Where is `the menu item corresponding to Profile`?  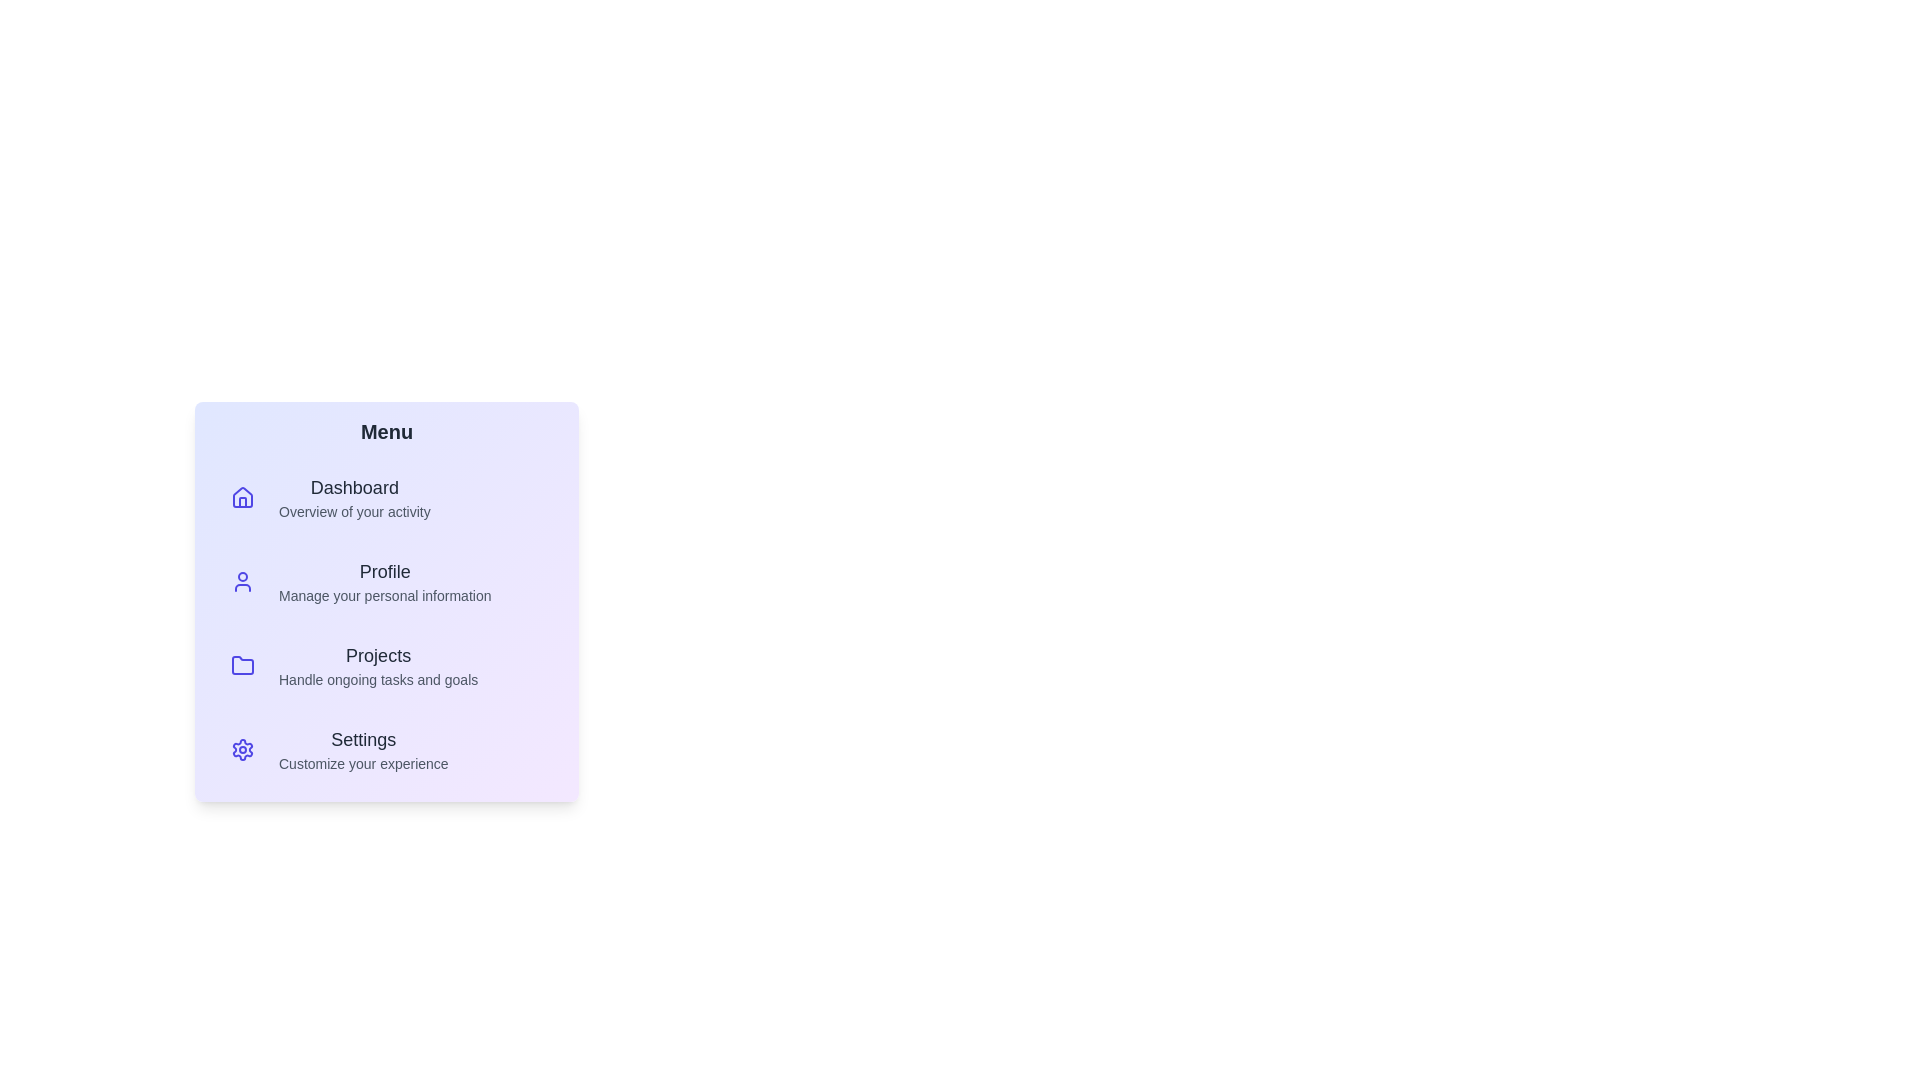
the menu item corresponding to Profile is located at coordinates (387, 582).